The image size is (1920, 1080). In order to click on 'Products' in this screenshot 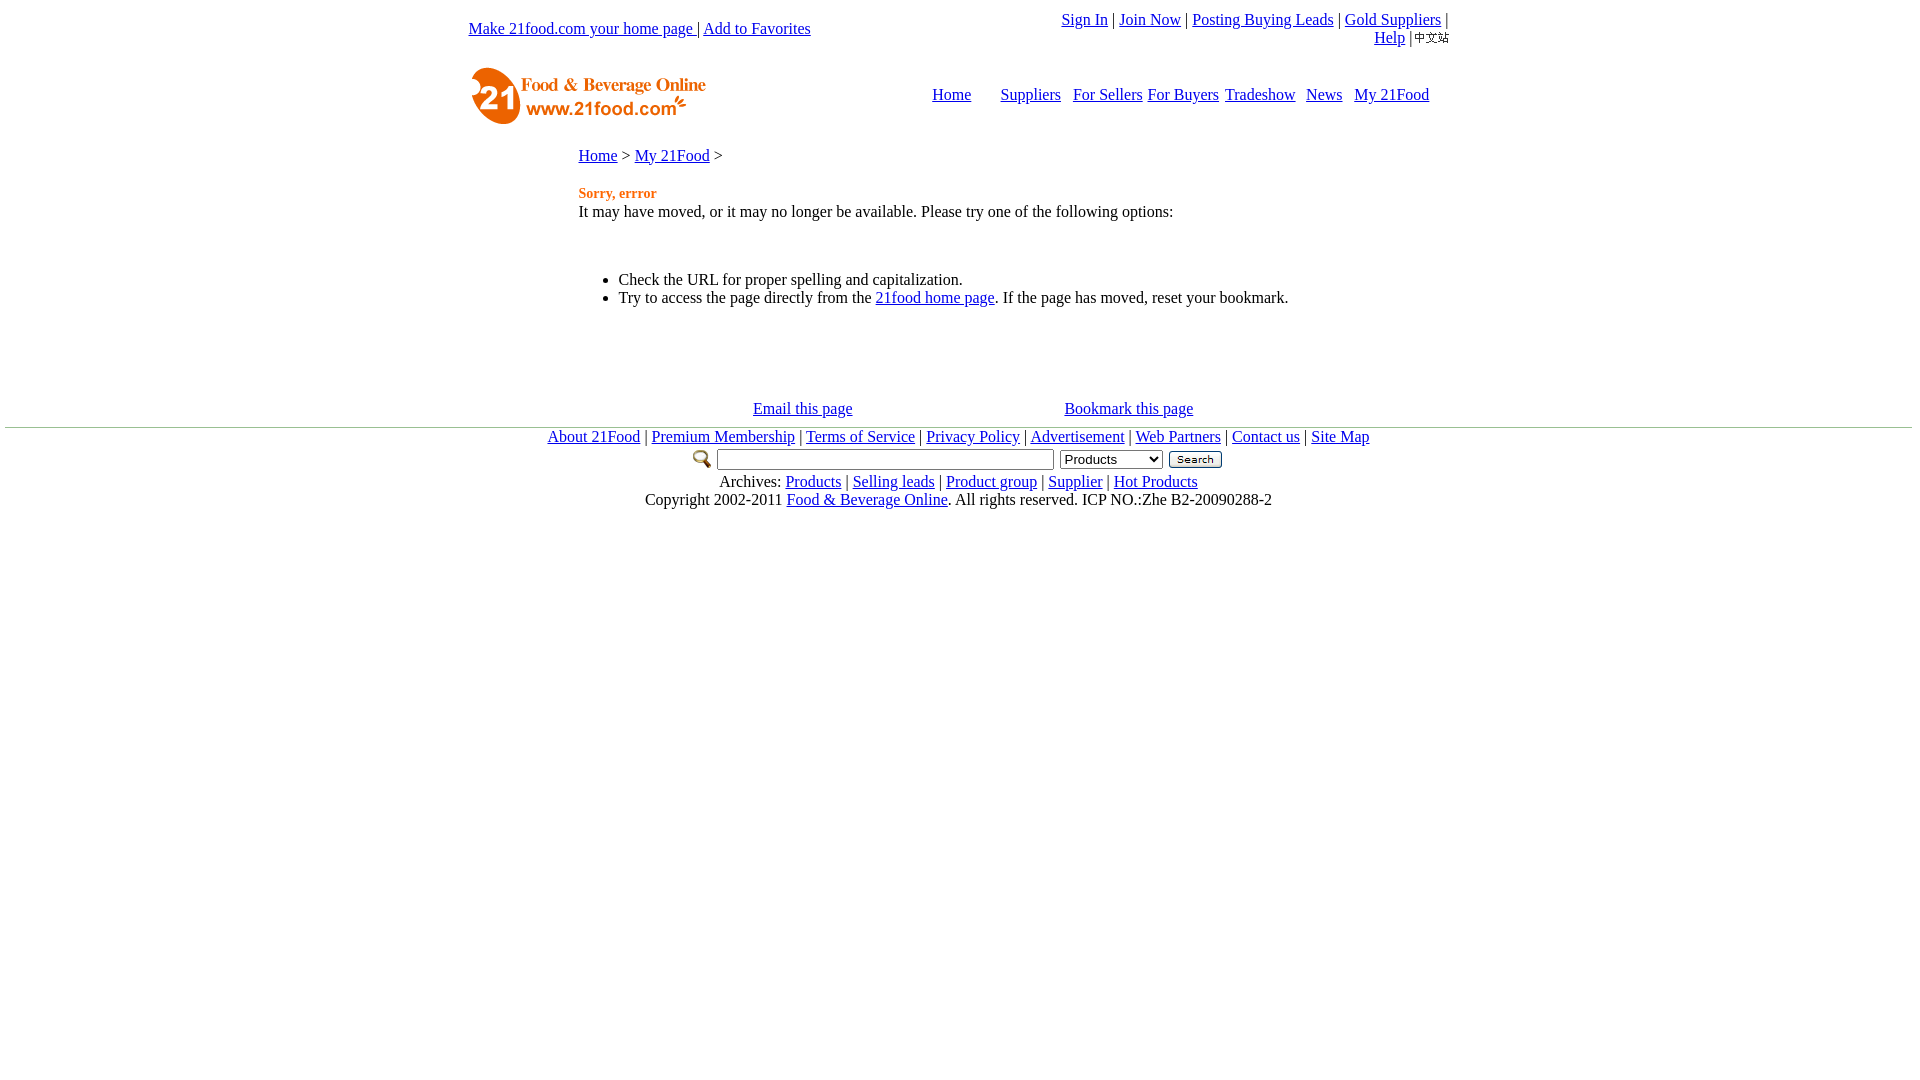, I will do `click(812, 481)`.